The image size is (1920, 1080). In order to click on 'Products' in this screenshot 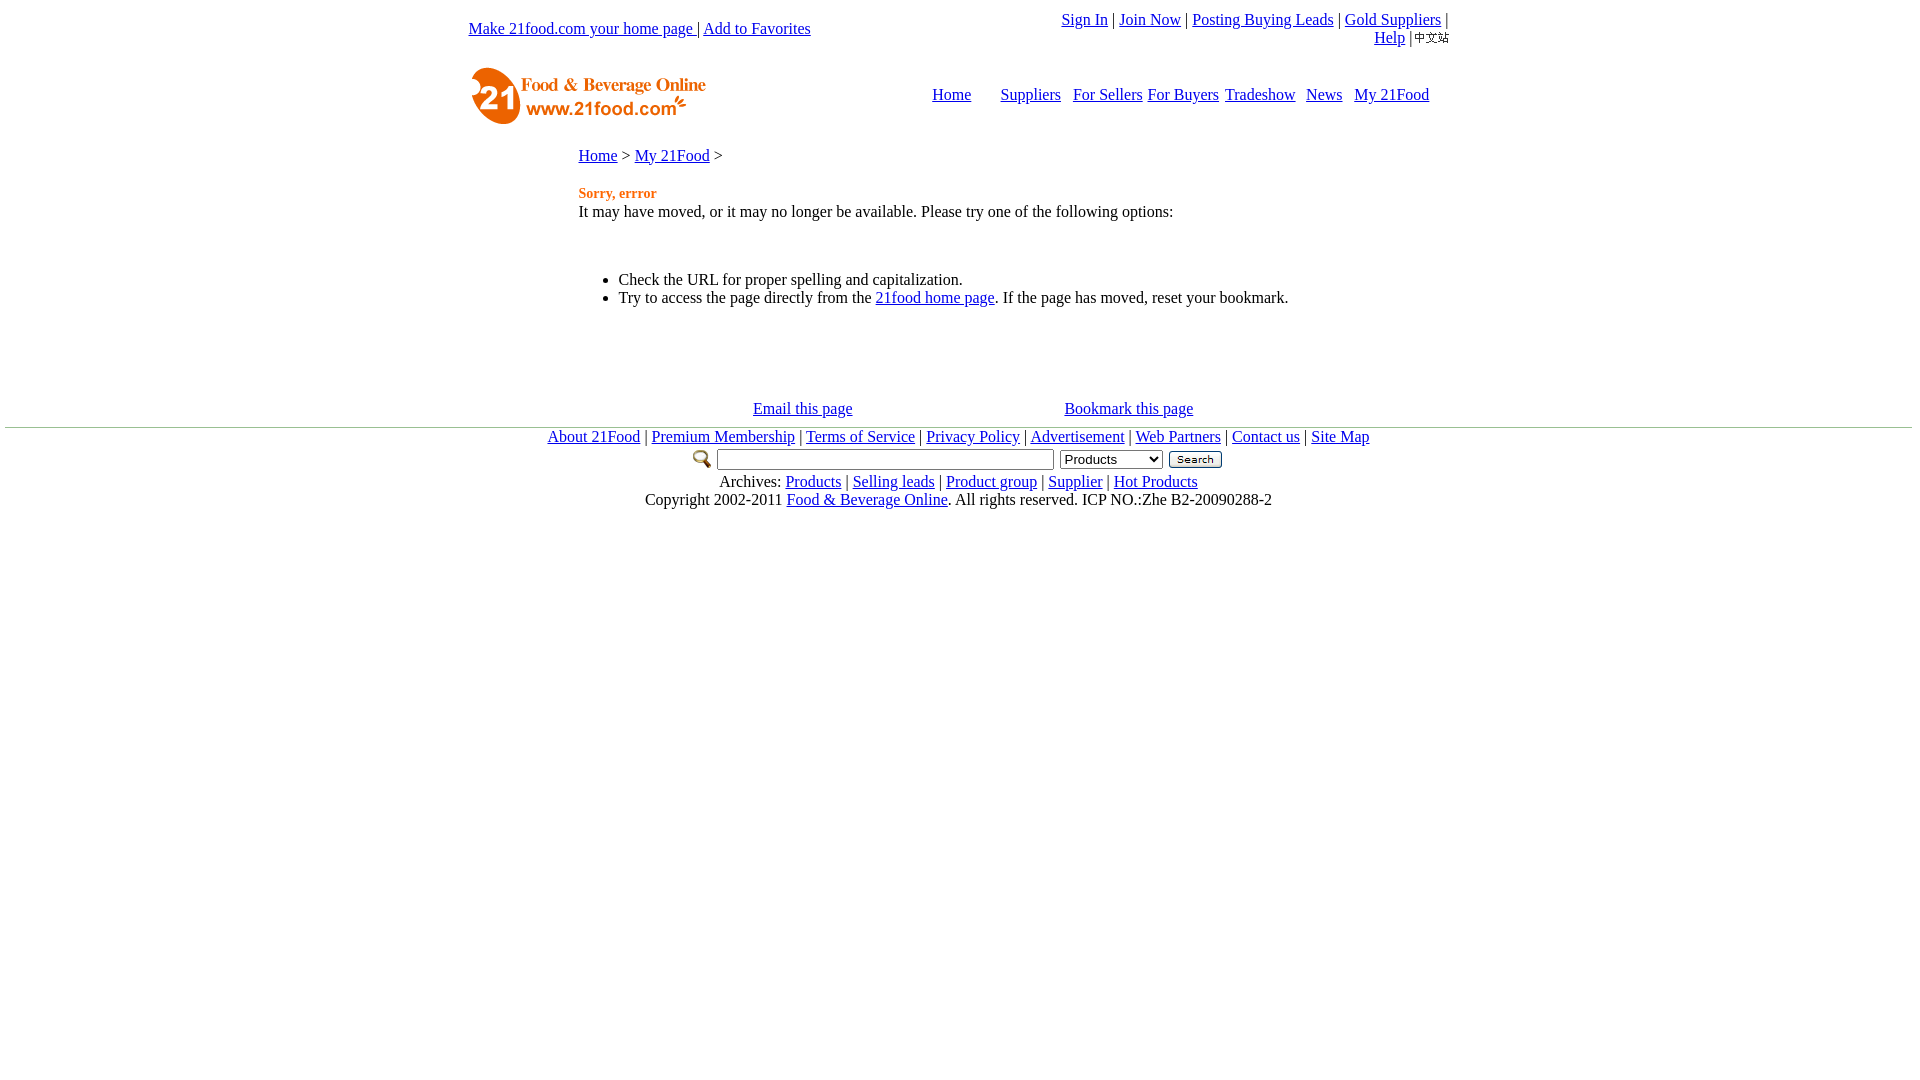, I will do `click(812, 481)`.